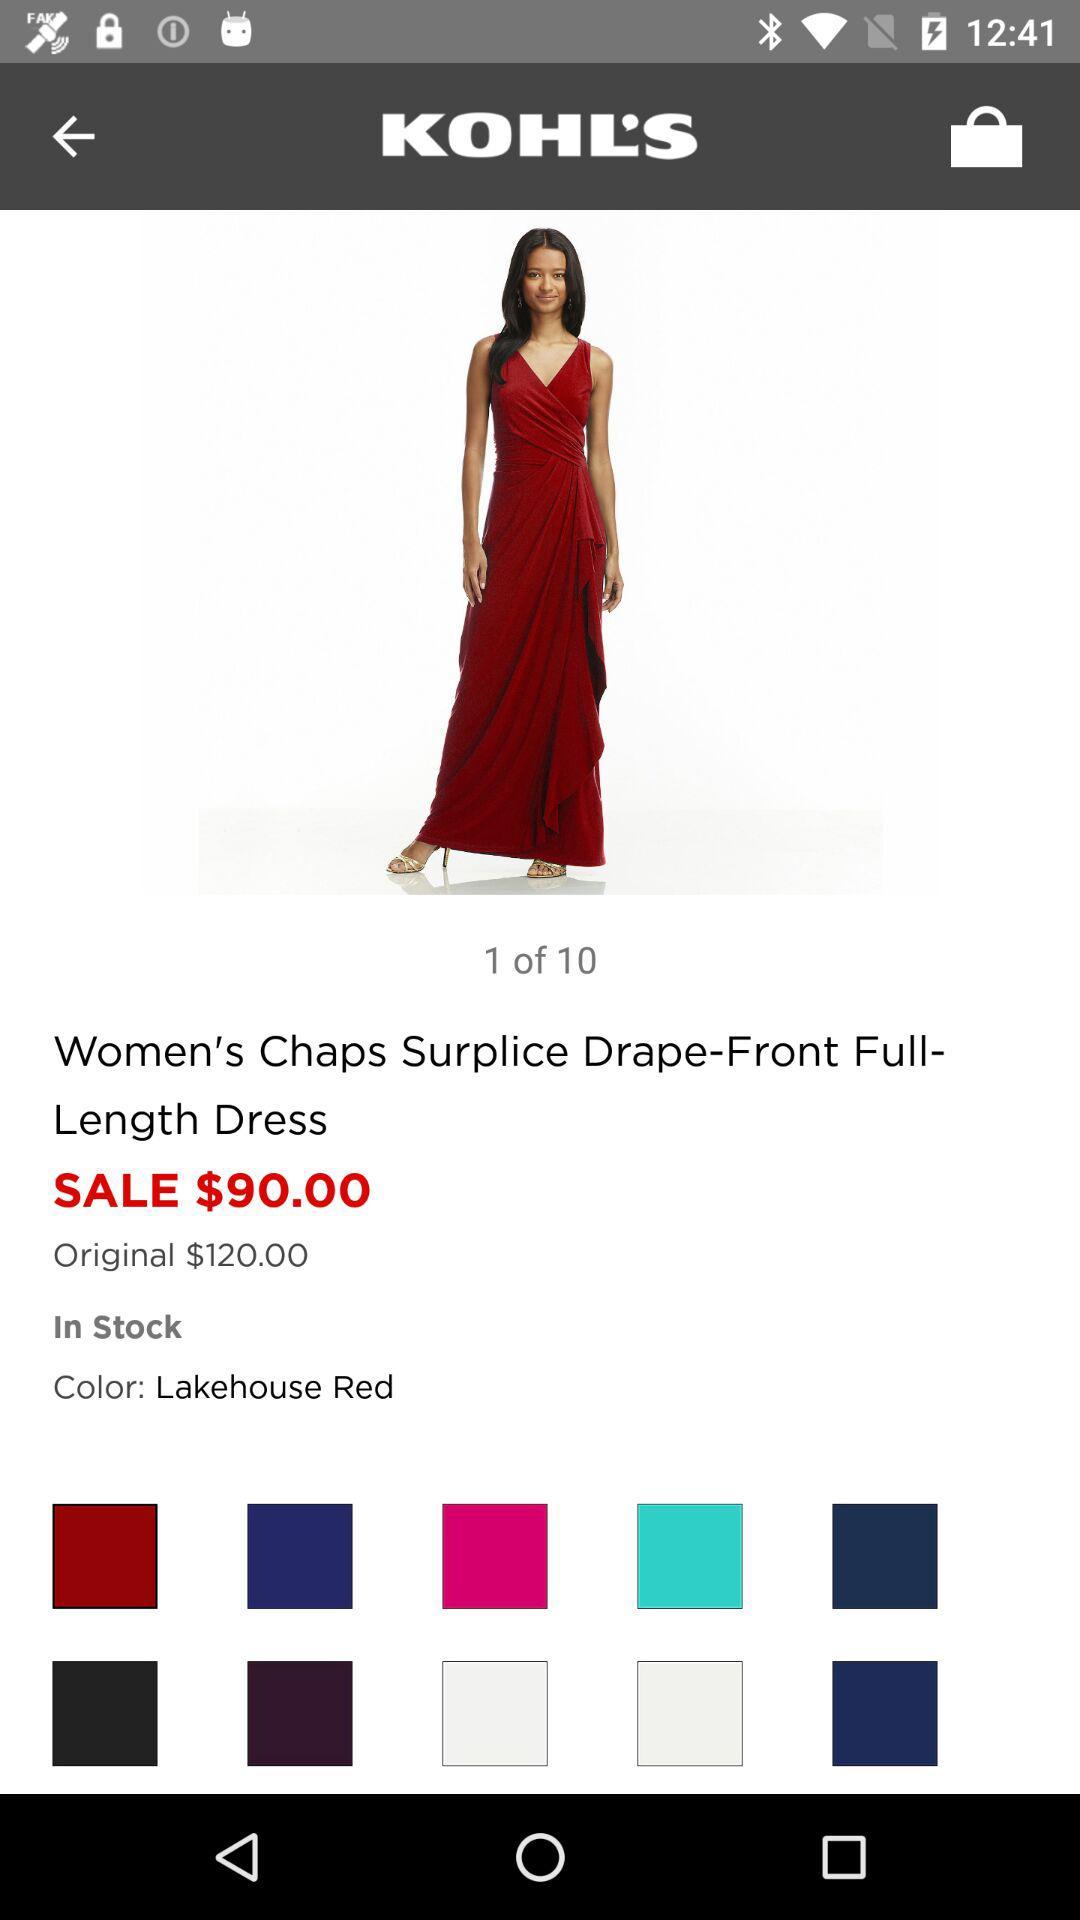  Describe the element at coordinates (104, 1712) in the screenshot. I see `brown` at that location.